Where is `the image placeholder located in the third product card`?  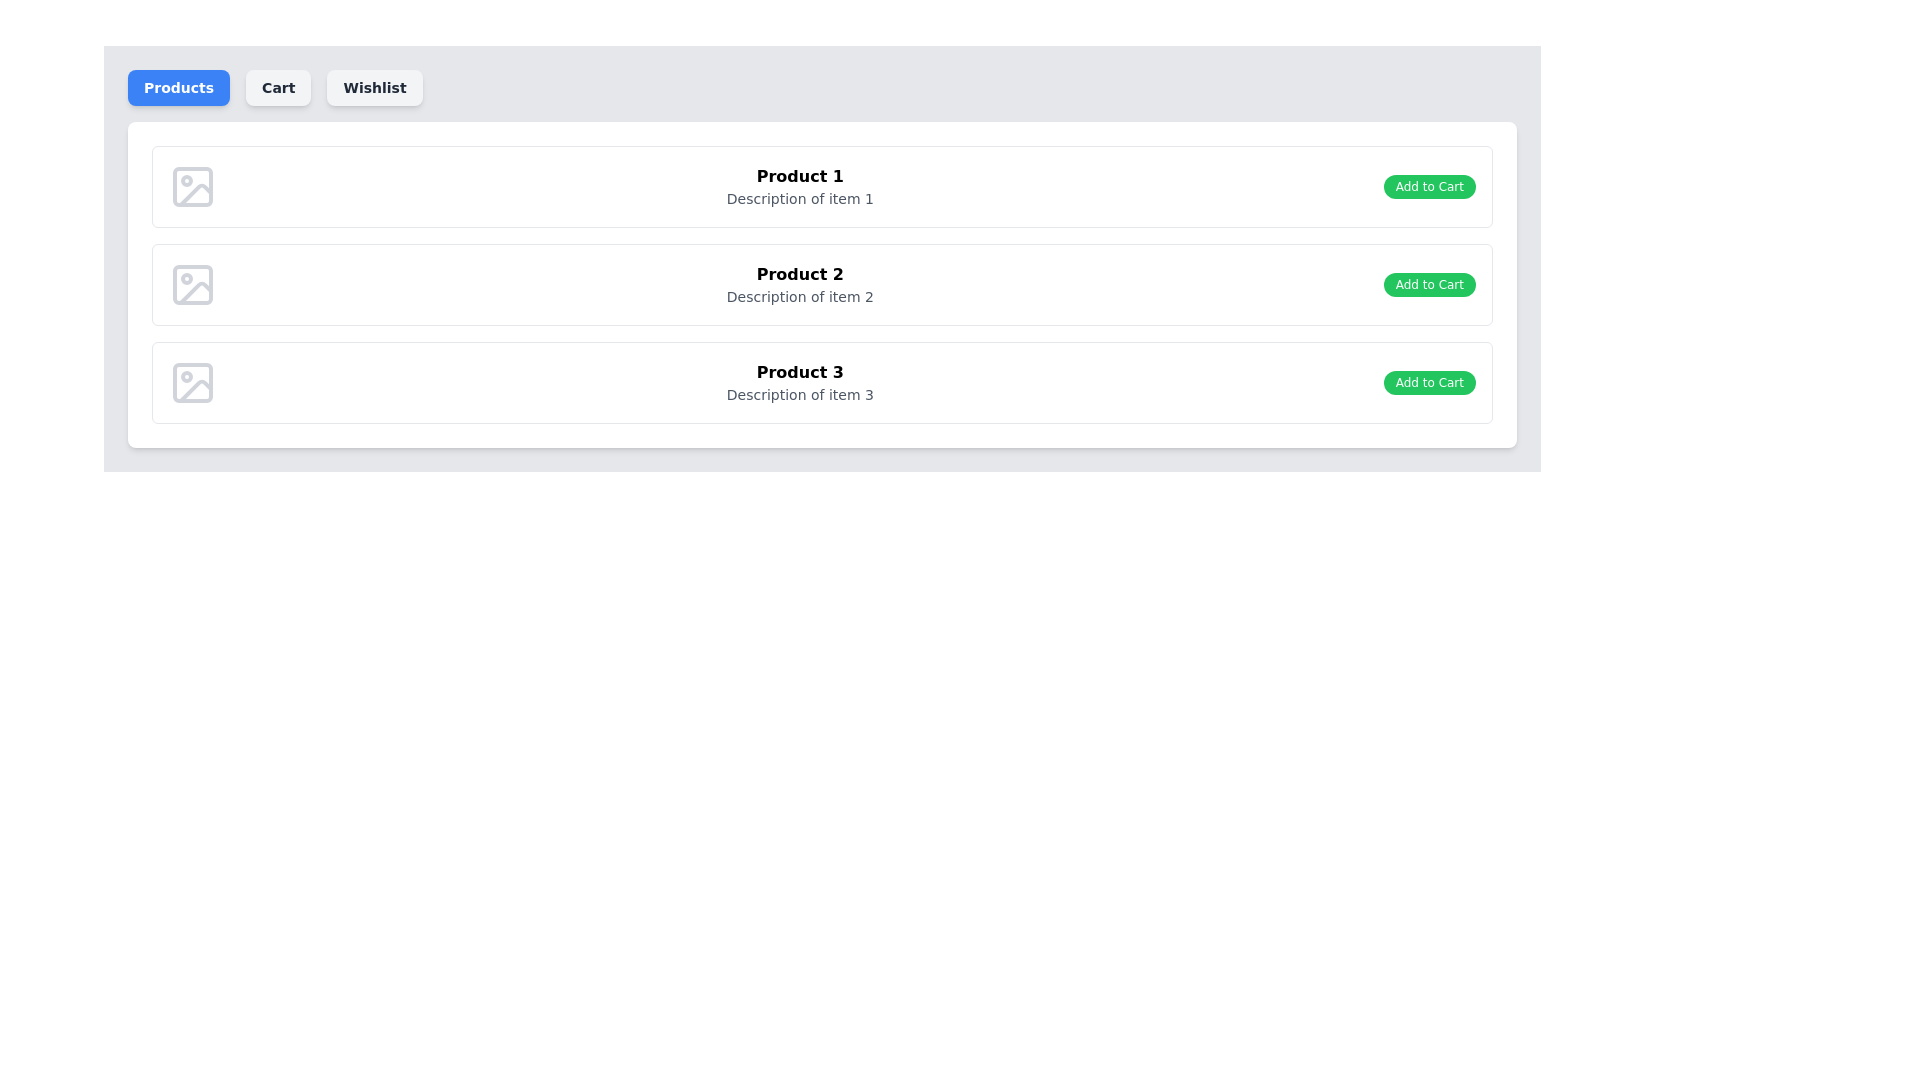 the image placeholder located in the third product card is located at coordinates (192, 382).